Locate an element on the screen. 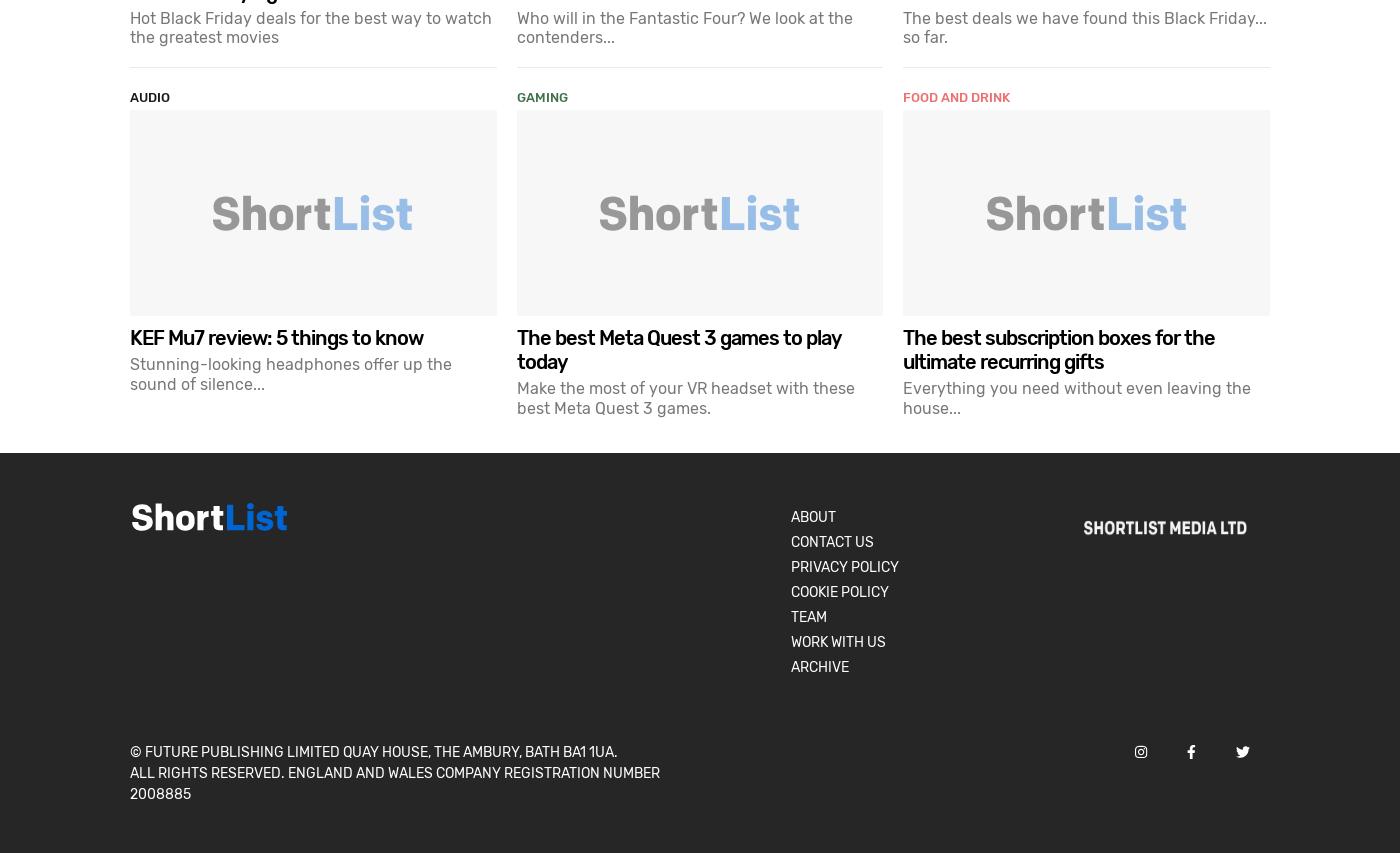  'Cookie Policy' is located at coordinates (790, 590).